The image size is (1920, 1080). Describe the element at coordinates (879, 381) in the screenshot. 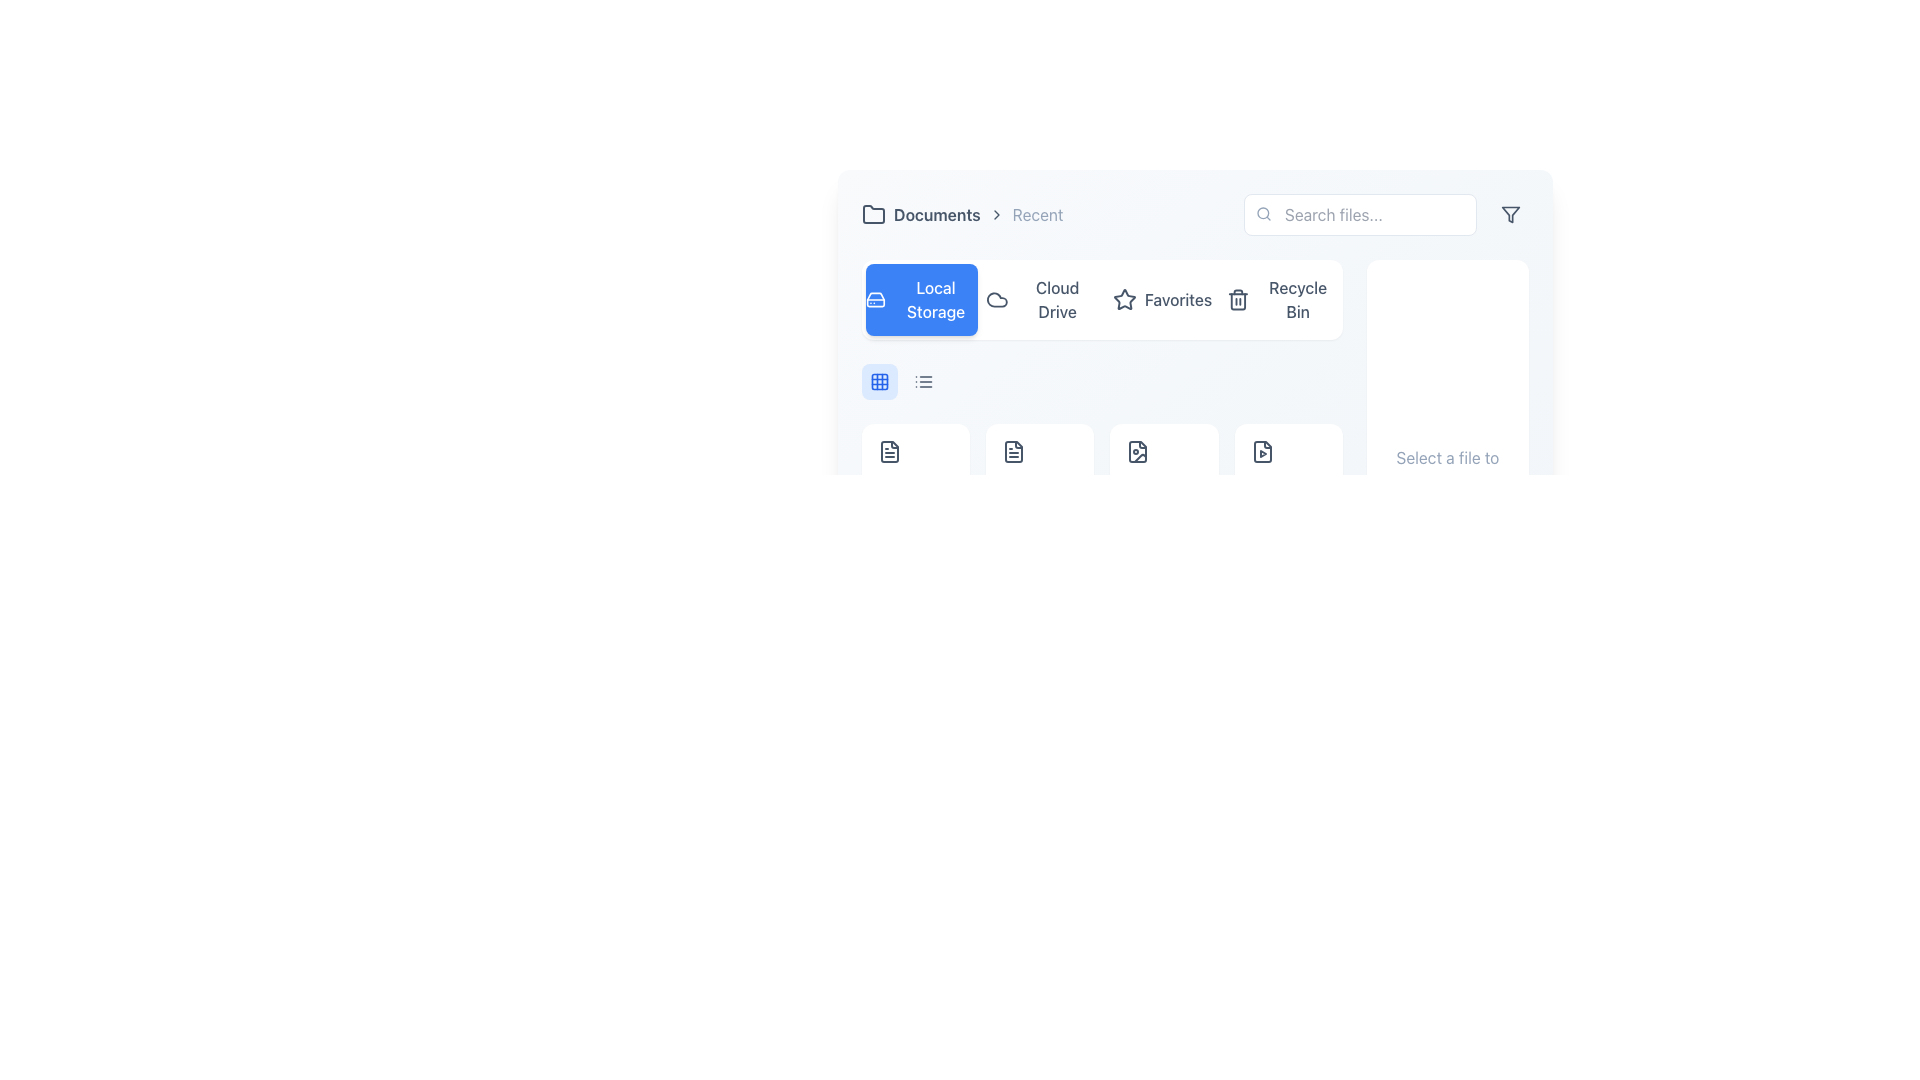

I see `the grid layout toggle button located in the toolbar area, which is the first button on the left in a set of two toggle buttons` at that location.